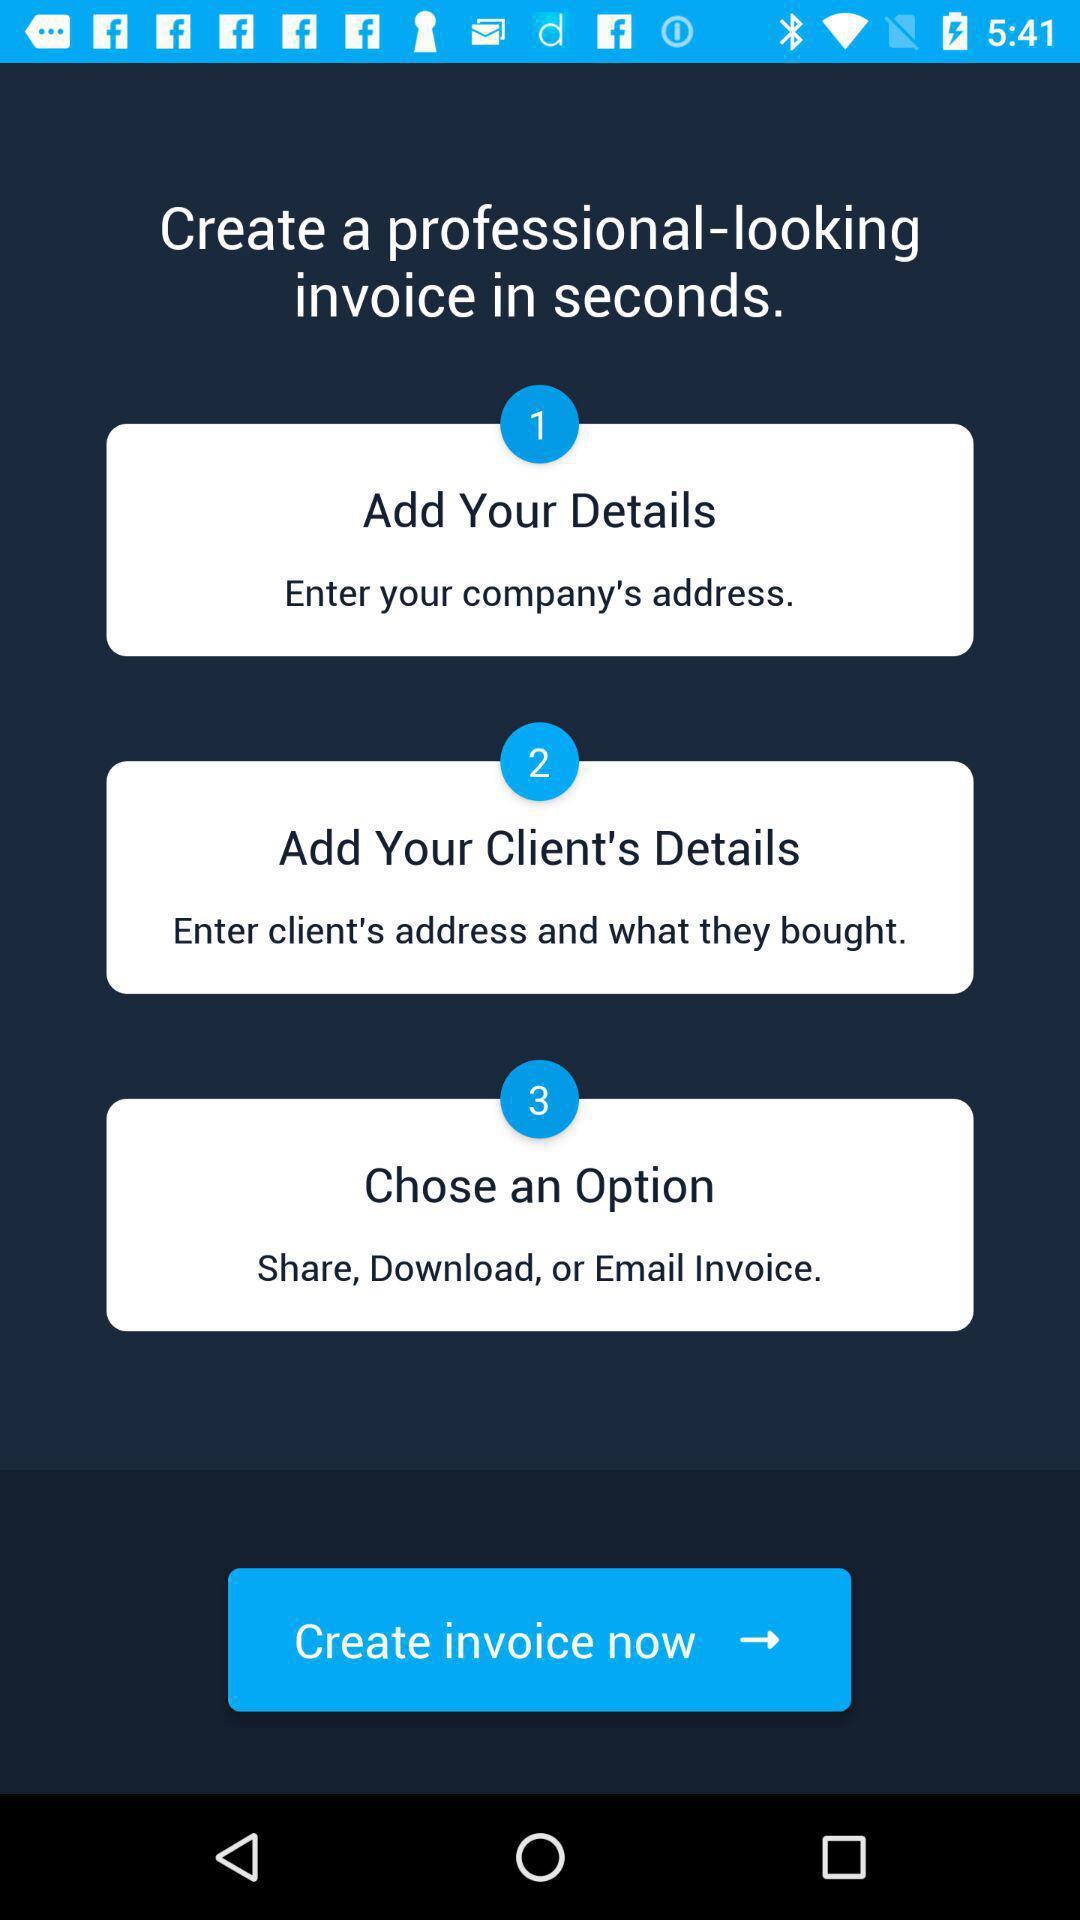 This screenshot has height=1920, width=1080. What do you see at coordinates (538, 1286) in the screenshot?
I see `item above the create invoice now item` at bounding box center [538, 1286].